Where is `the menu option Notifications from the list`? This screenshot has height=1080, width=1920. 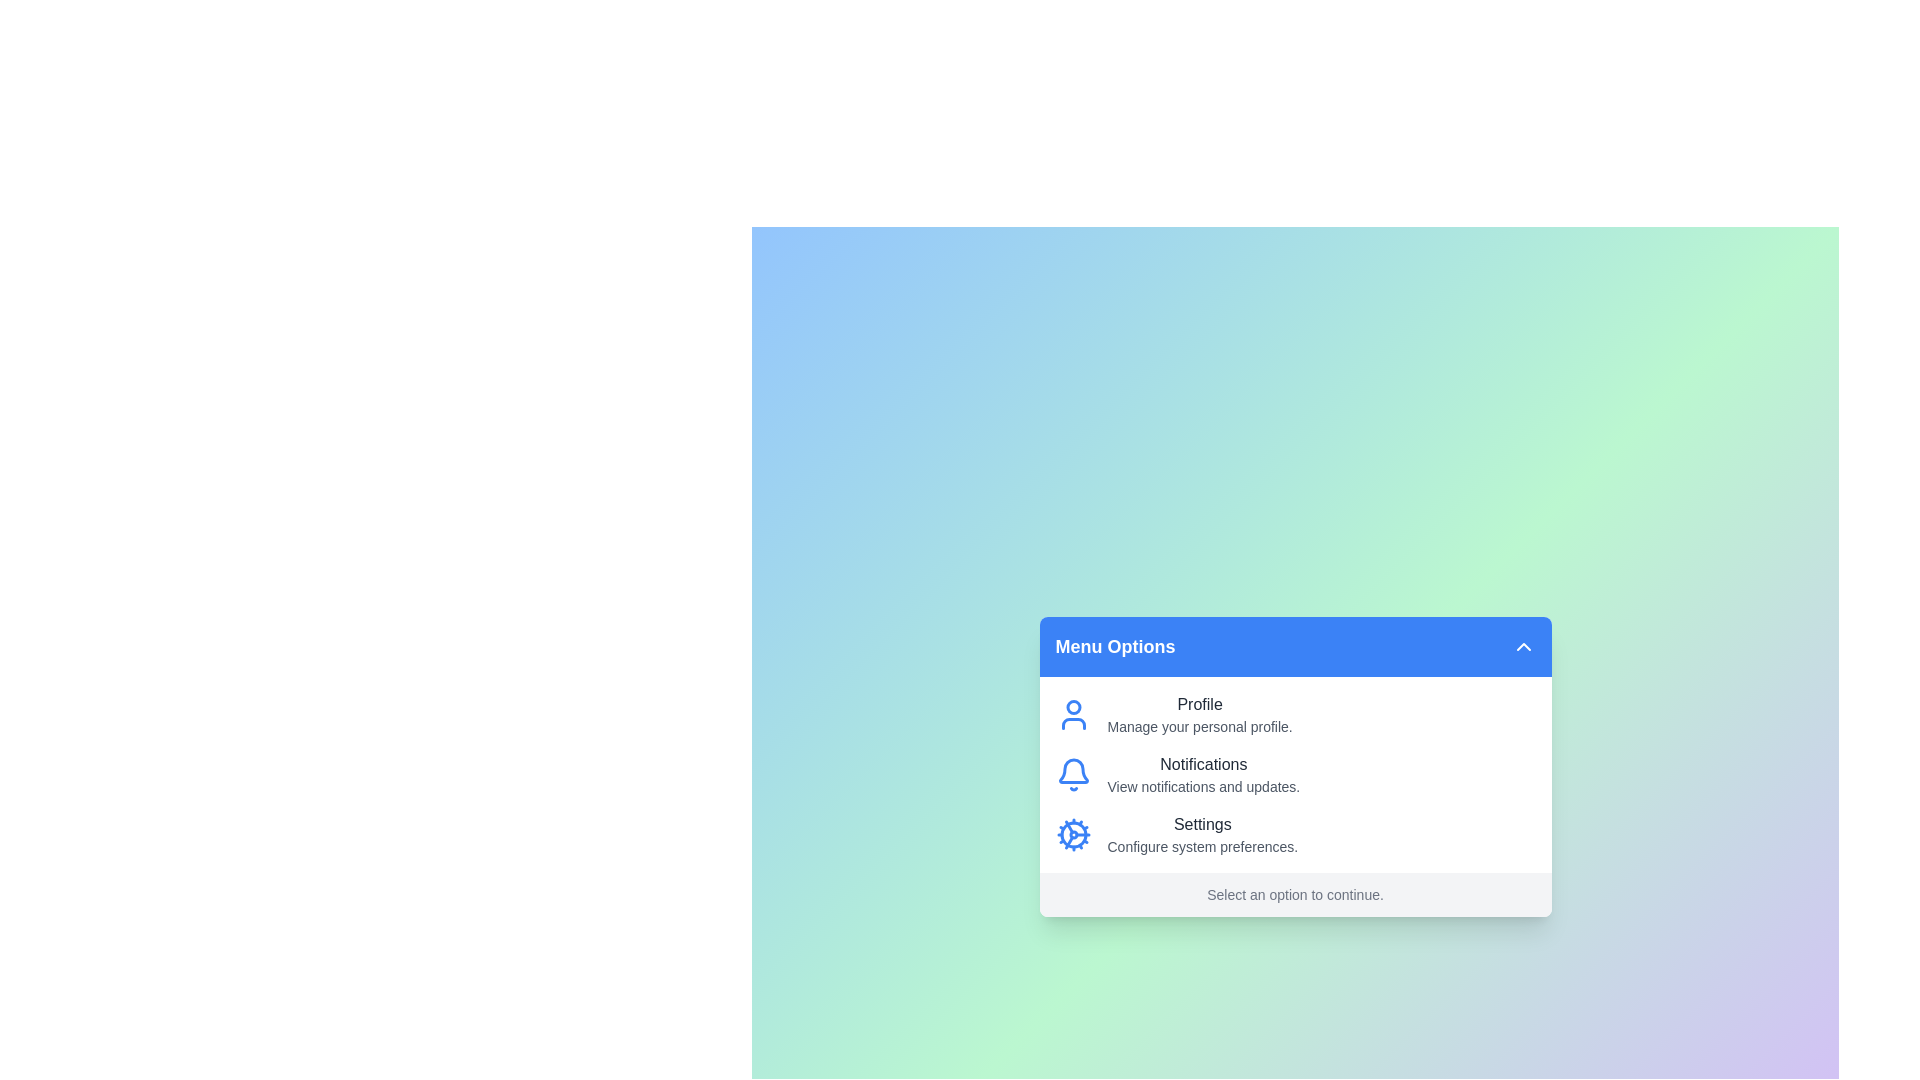
the menu option Notifications from the list is located at coordinates (1202, 774).